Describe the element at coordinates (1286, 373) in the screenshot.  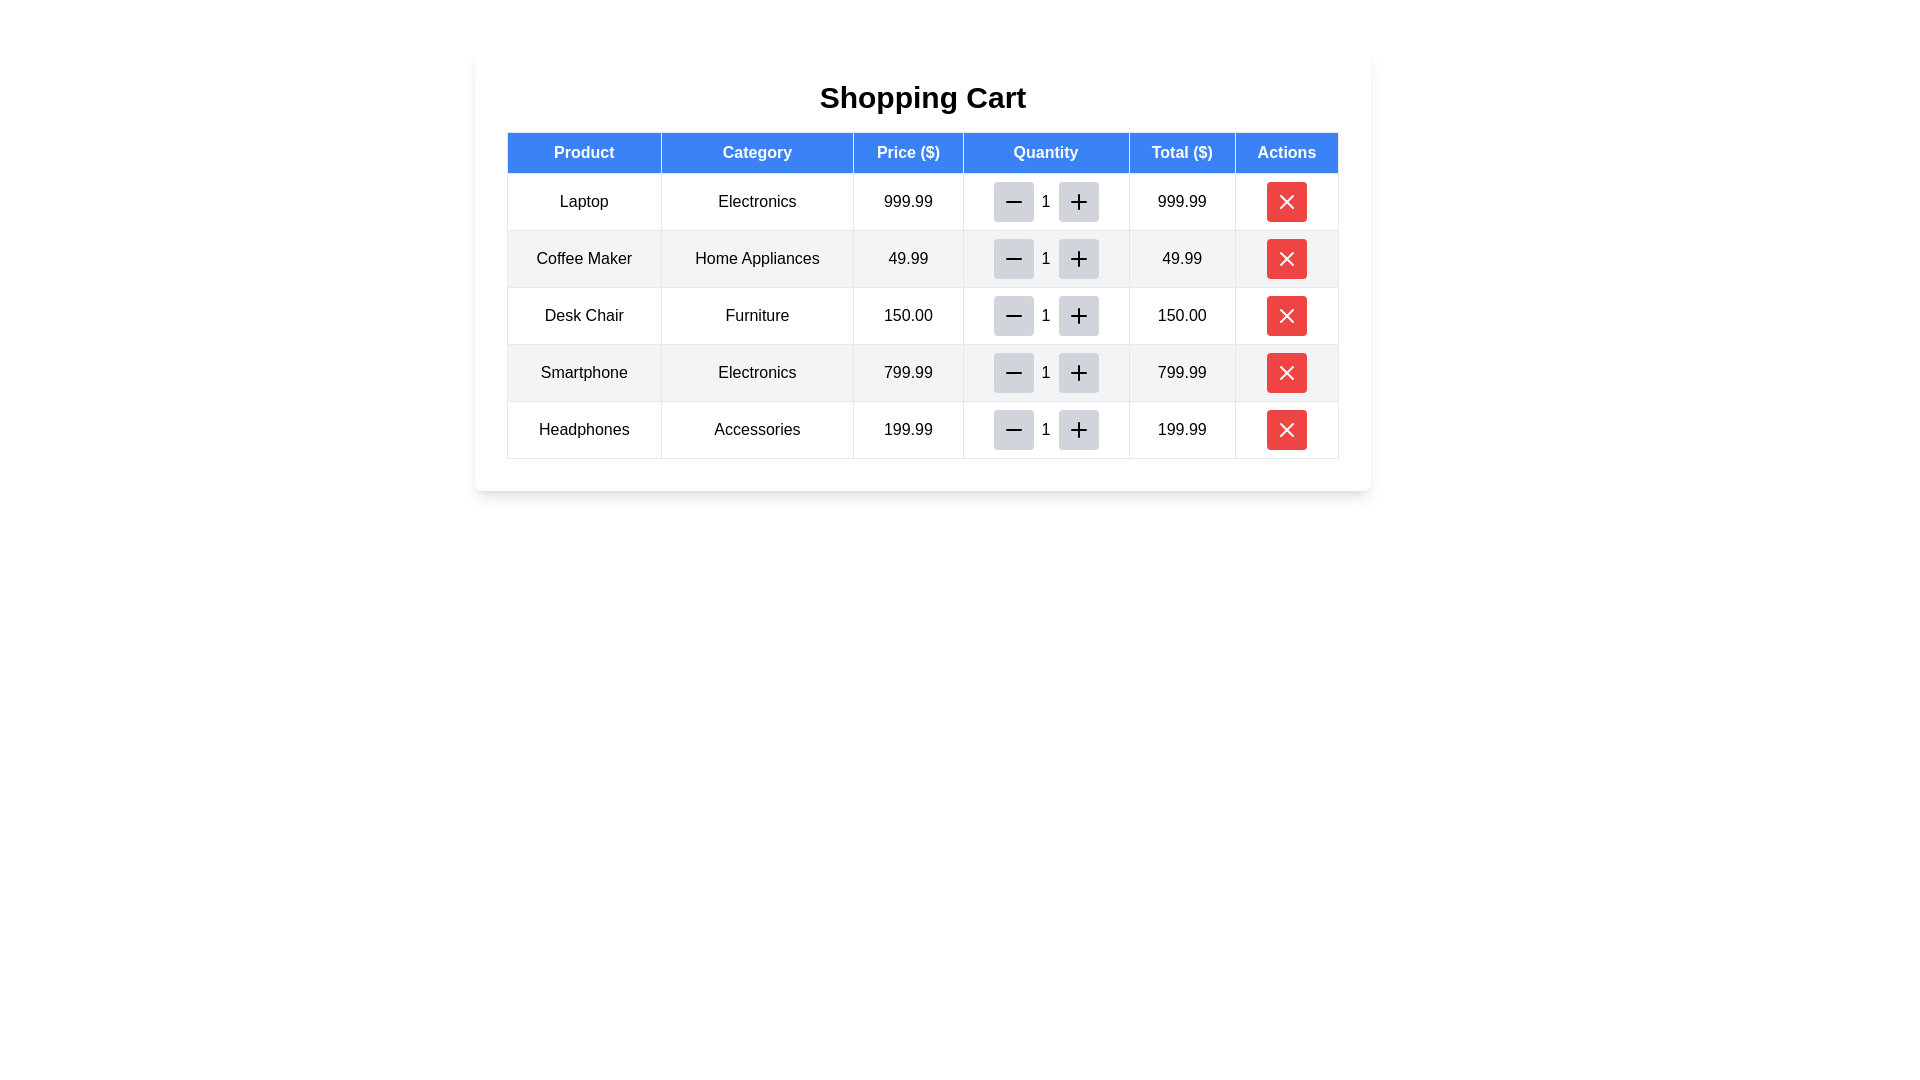
I see `the red square-shaped button with a white 'X' icon in the fifth row under the 'Actions' column` at that location.